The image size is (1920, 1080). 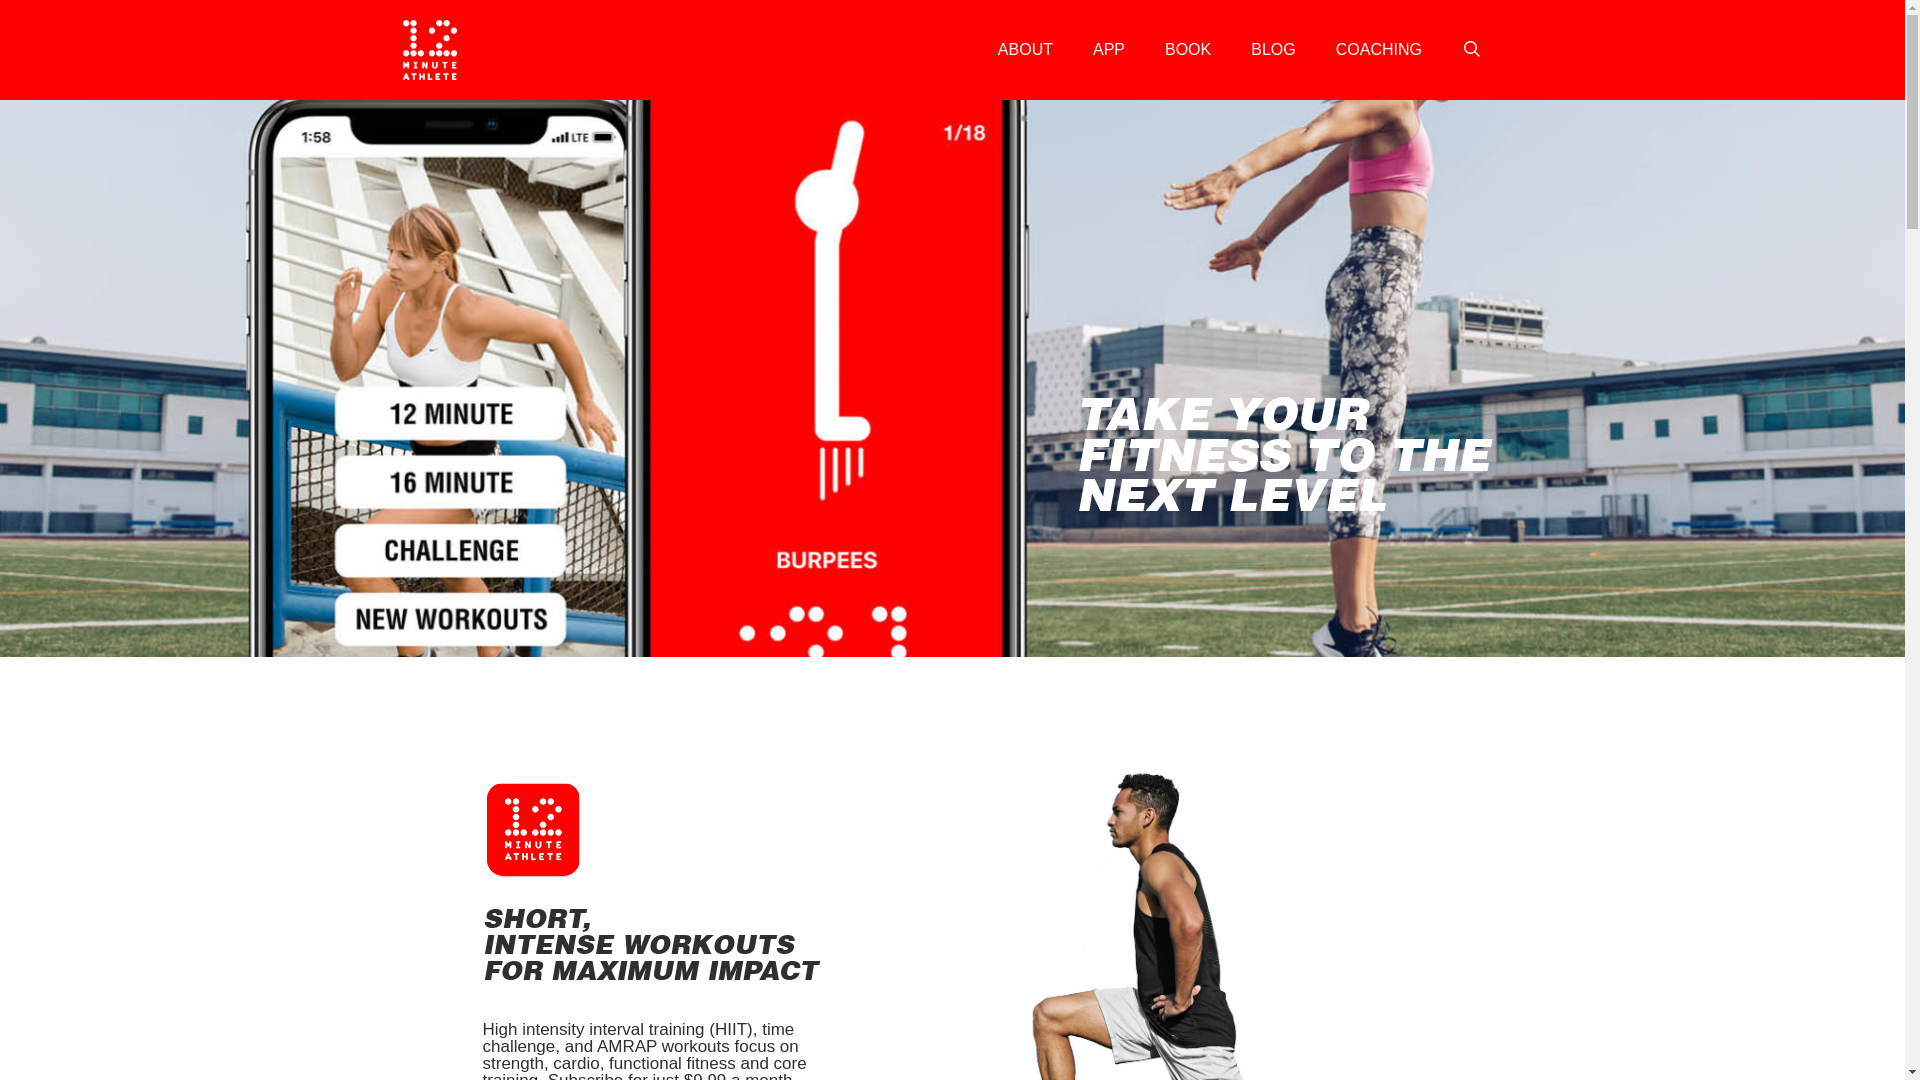 What do you see at coordinates (1187, 49) in the screenshot?
I see `'BOOK'` at bounding box center [1187, 49].